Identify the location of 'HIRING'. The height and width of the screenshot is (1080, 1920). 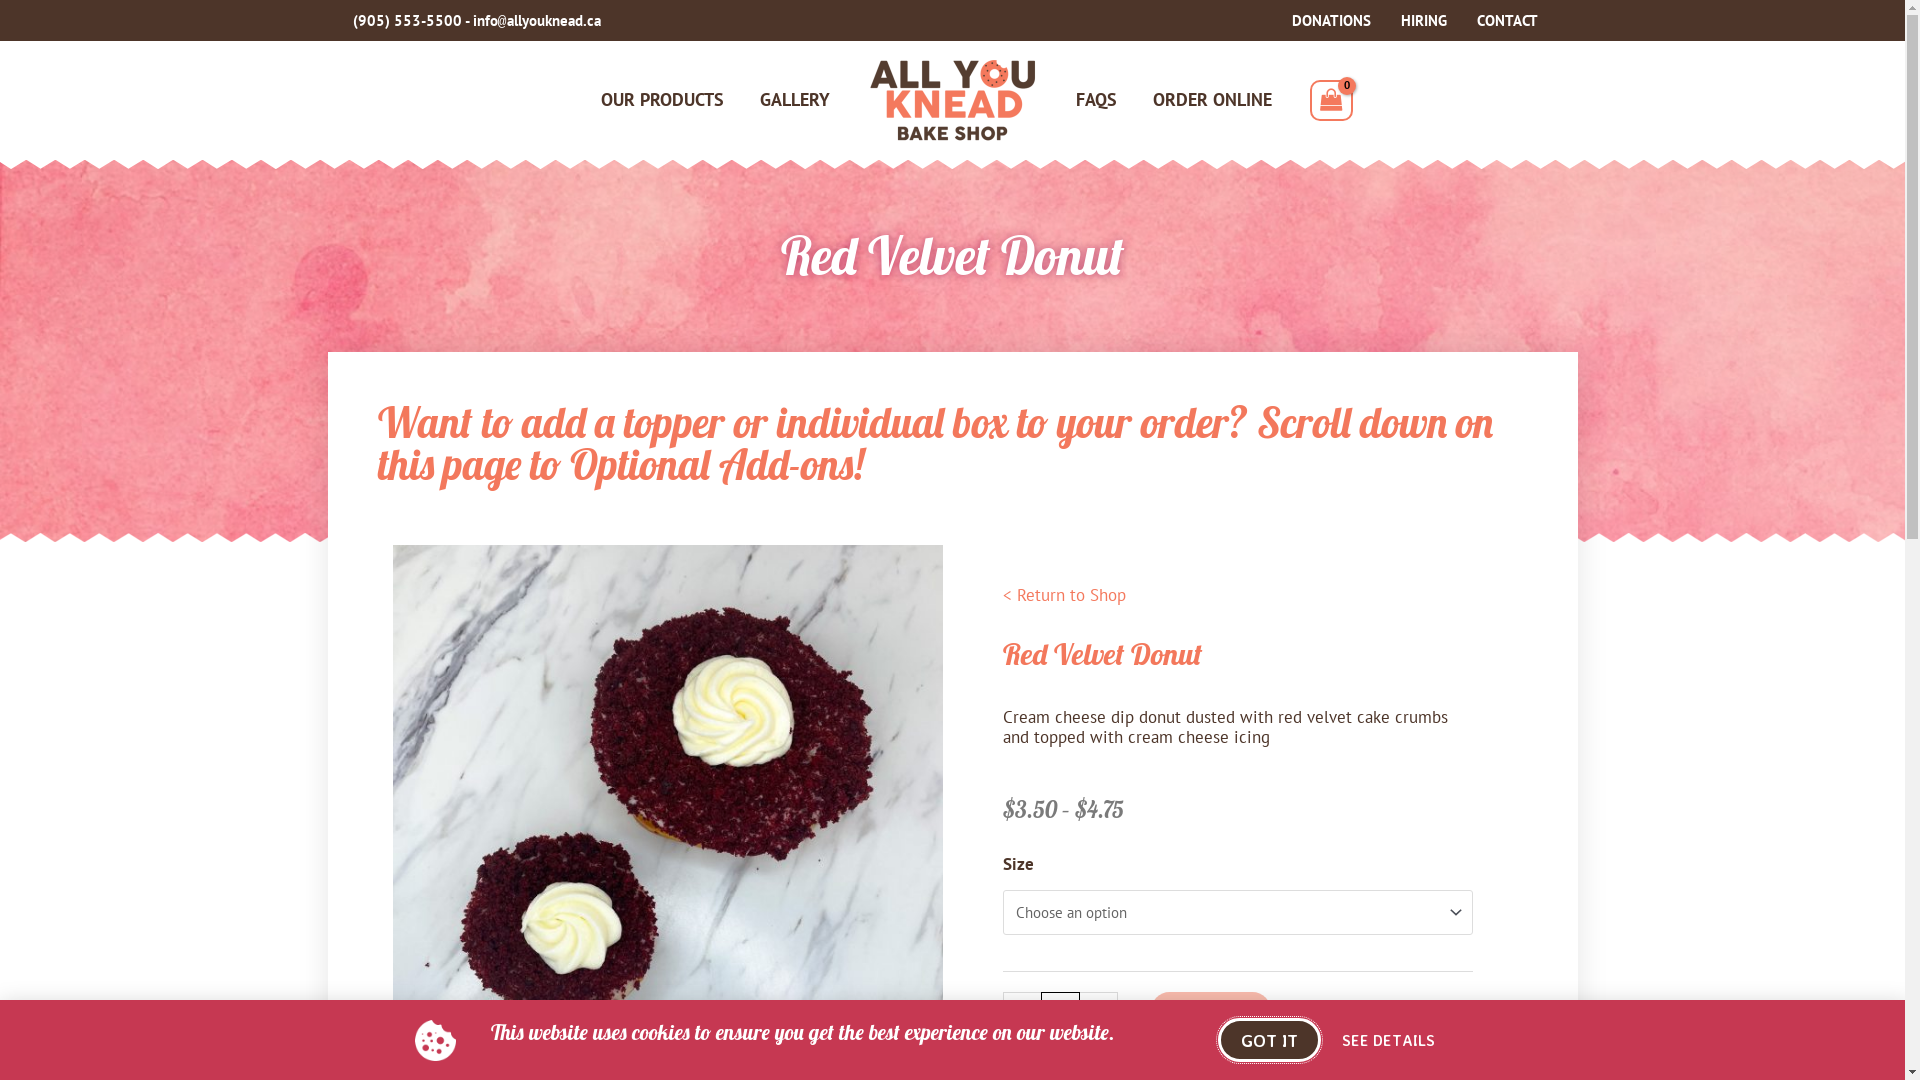
(1423, 20).